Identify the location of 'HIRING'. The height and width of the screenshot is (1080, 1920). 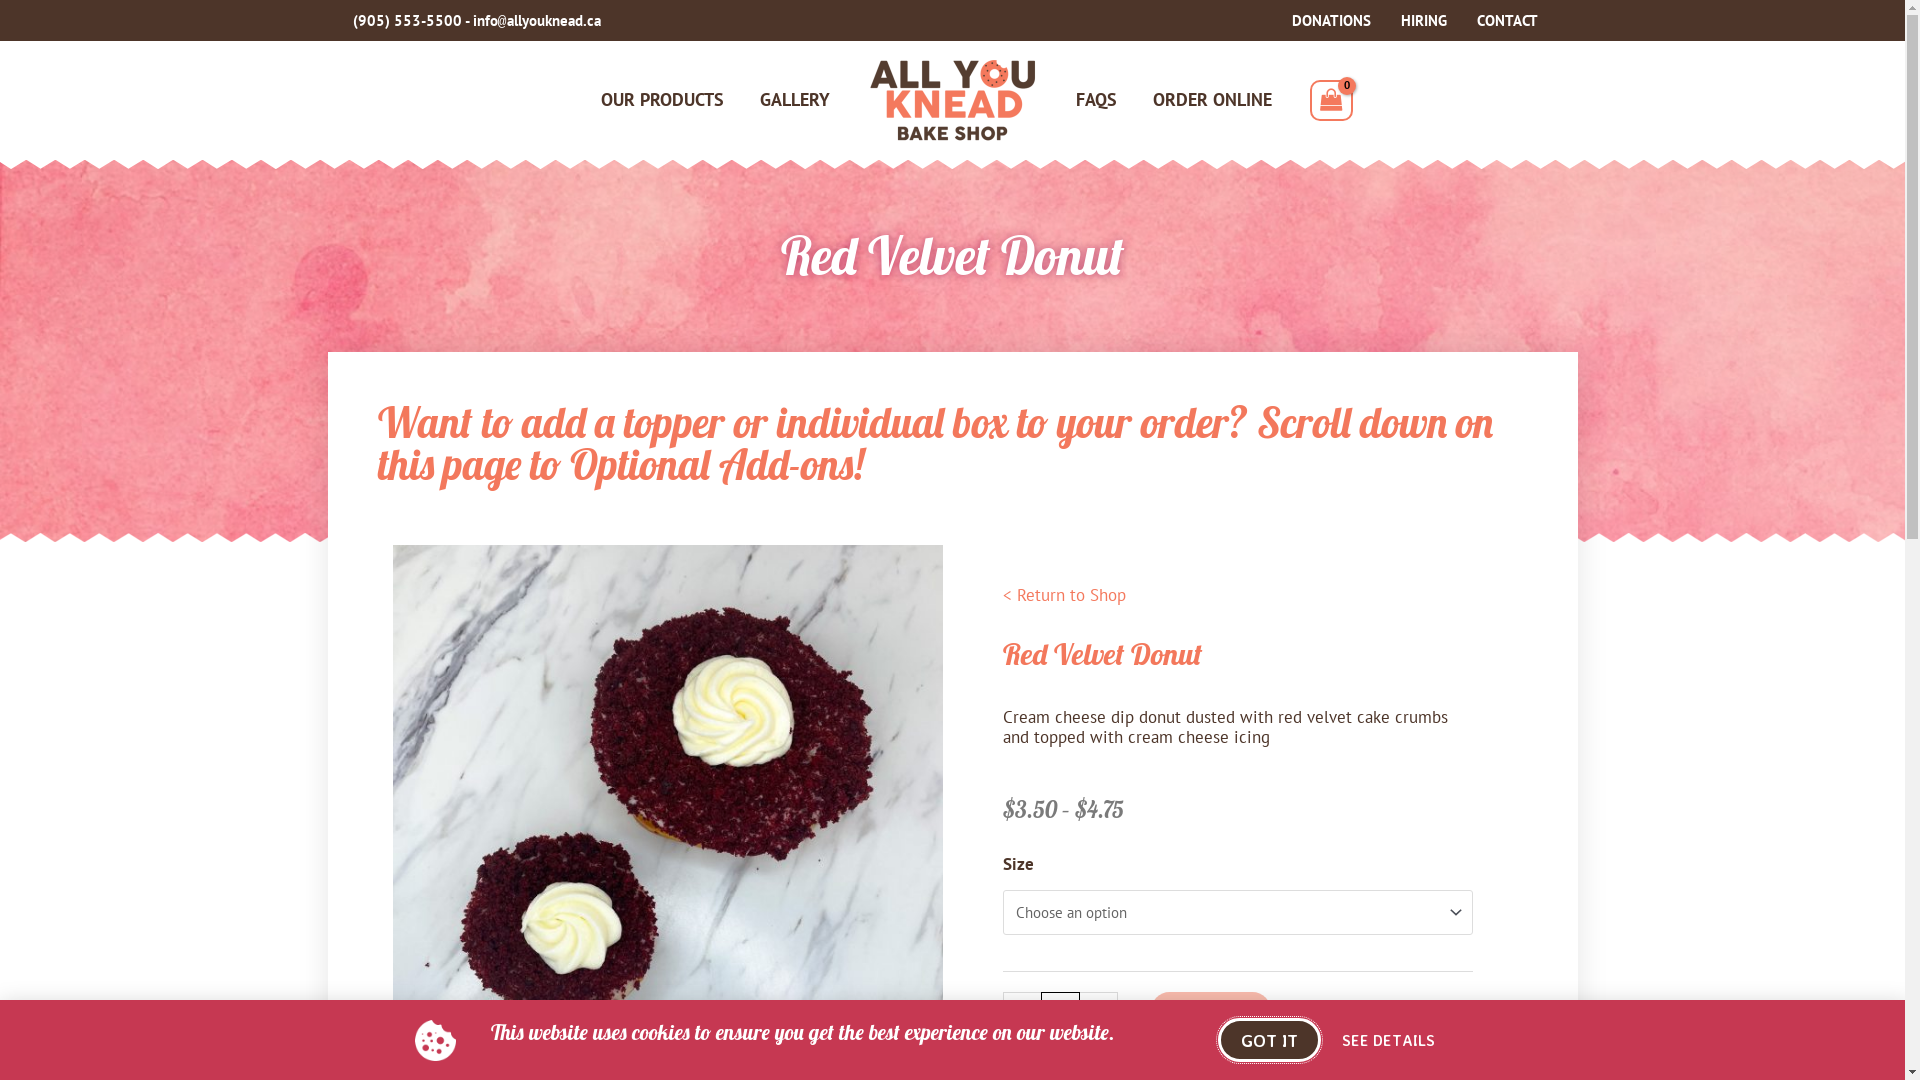
(1423, 20).